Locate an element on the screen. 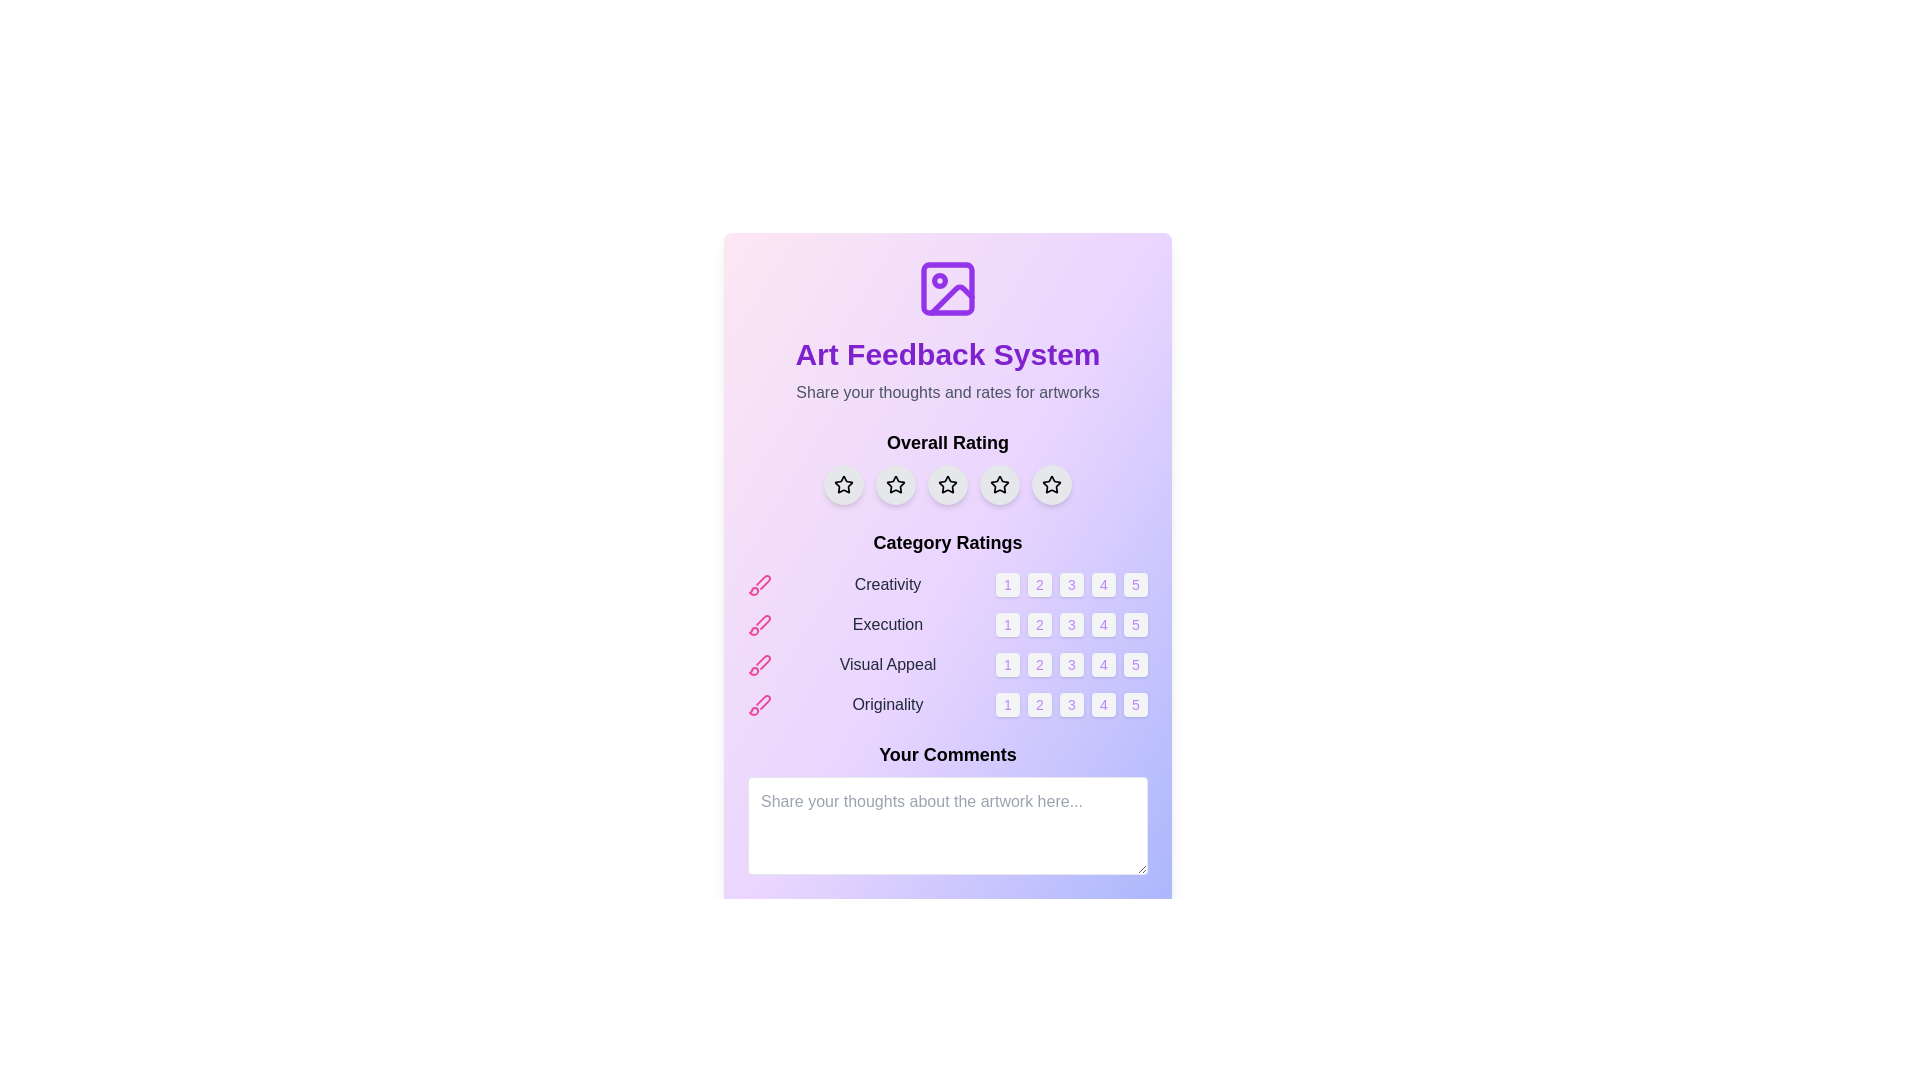  the second button in the 'Originality' category ratings is located at coordinates (1040, 704).